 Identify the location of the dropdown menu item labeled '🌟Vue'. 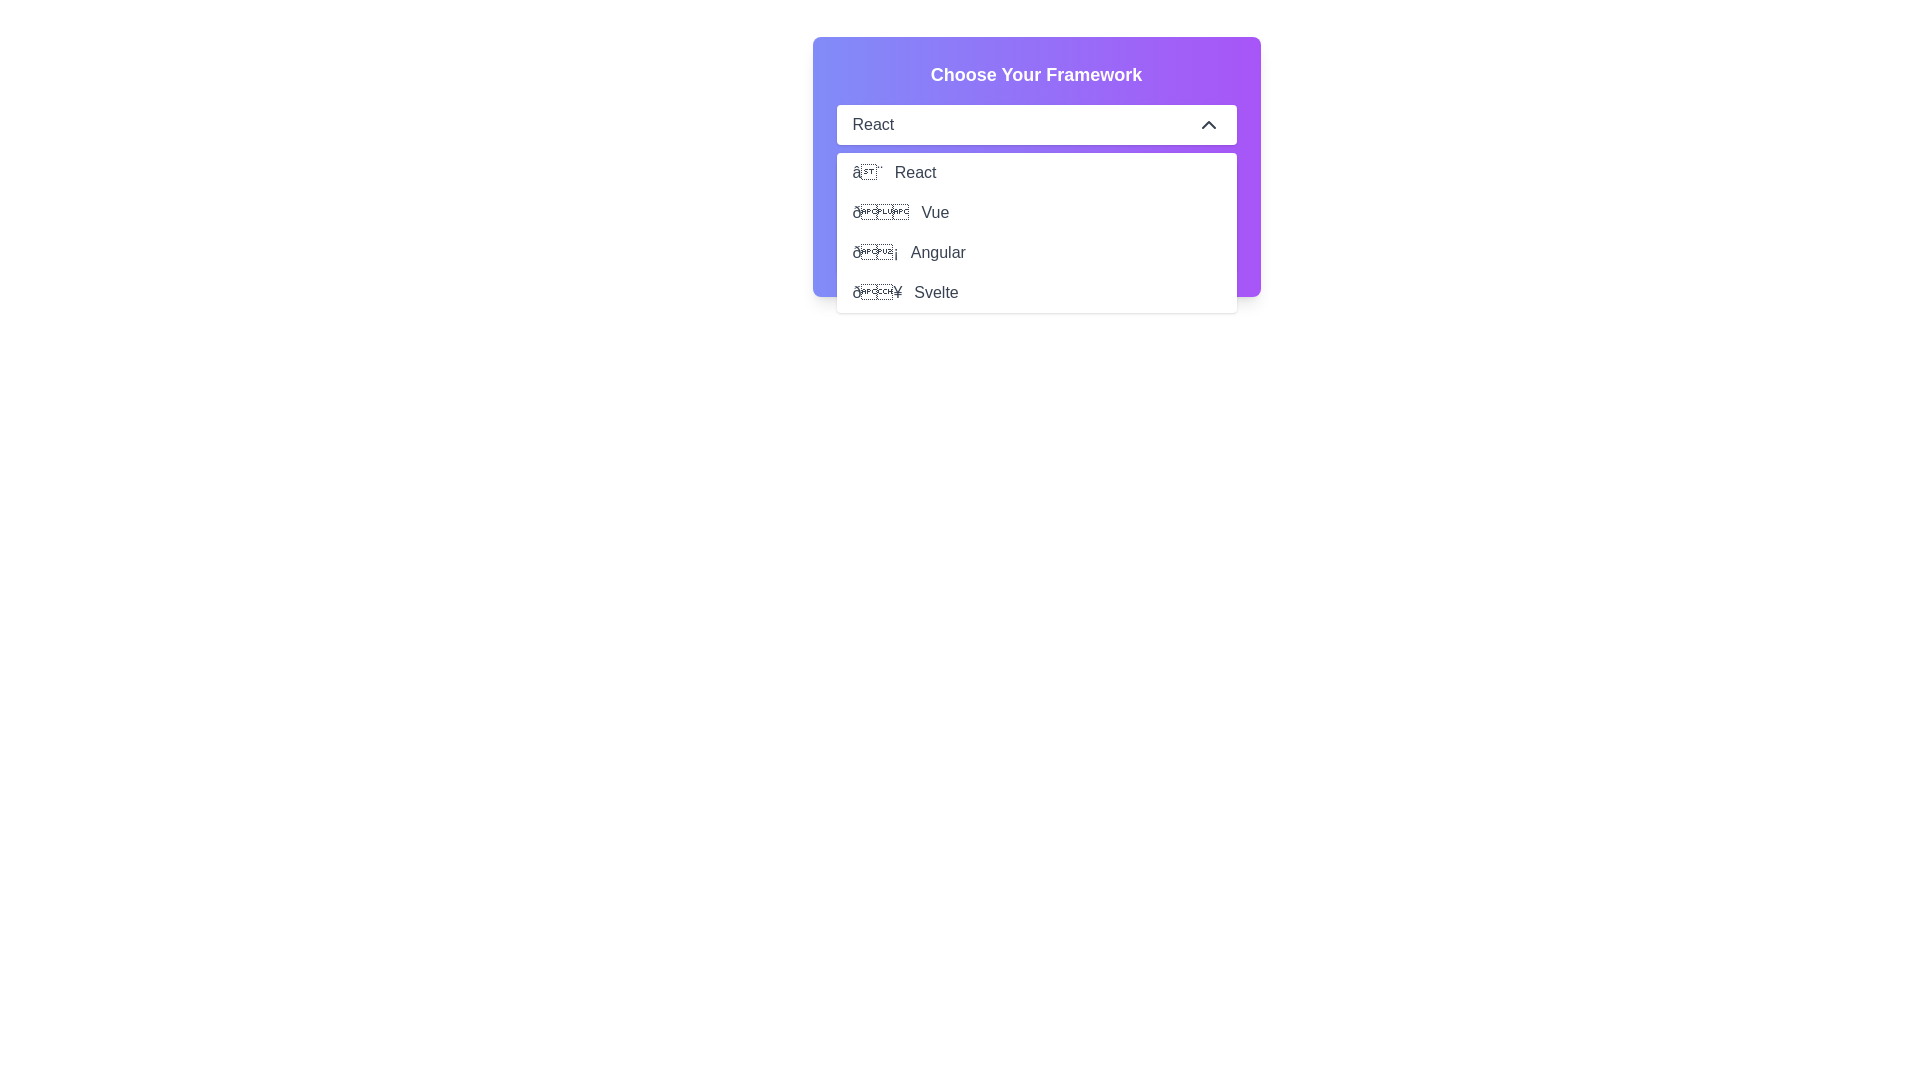
(1036, 212).